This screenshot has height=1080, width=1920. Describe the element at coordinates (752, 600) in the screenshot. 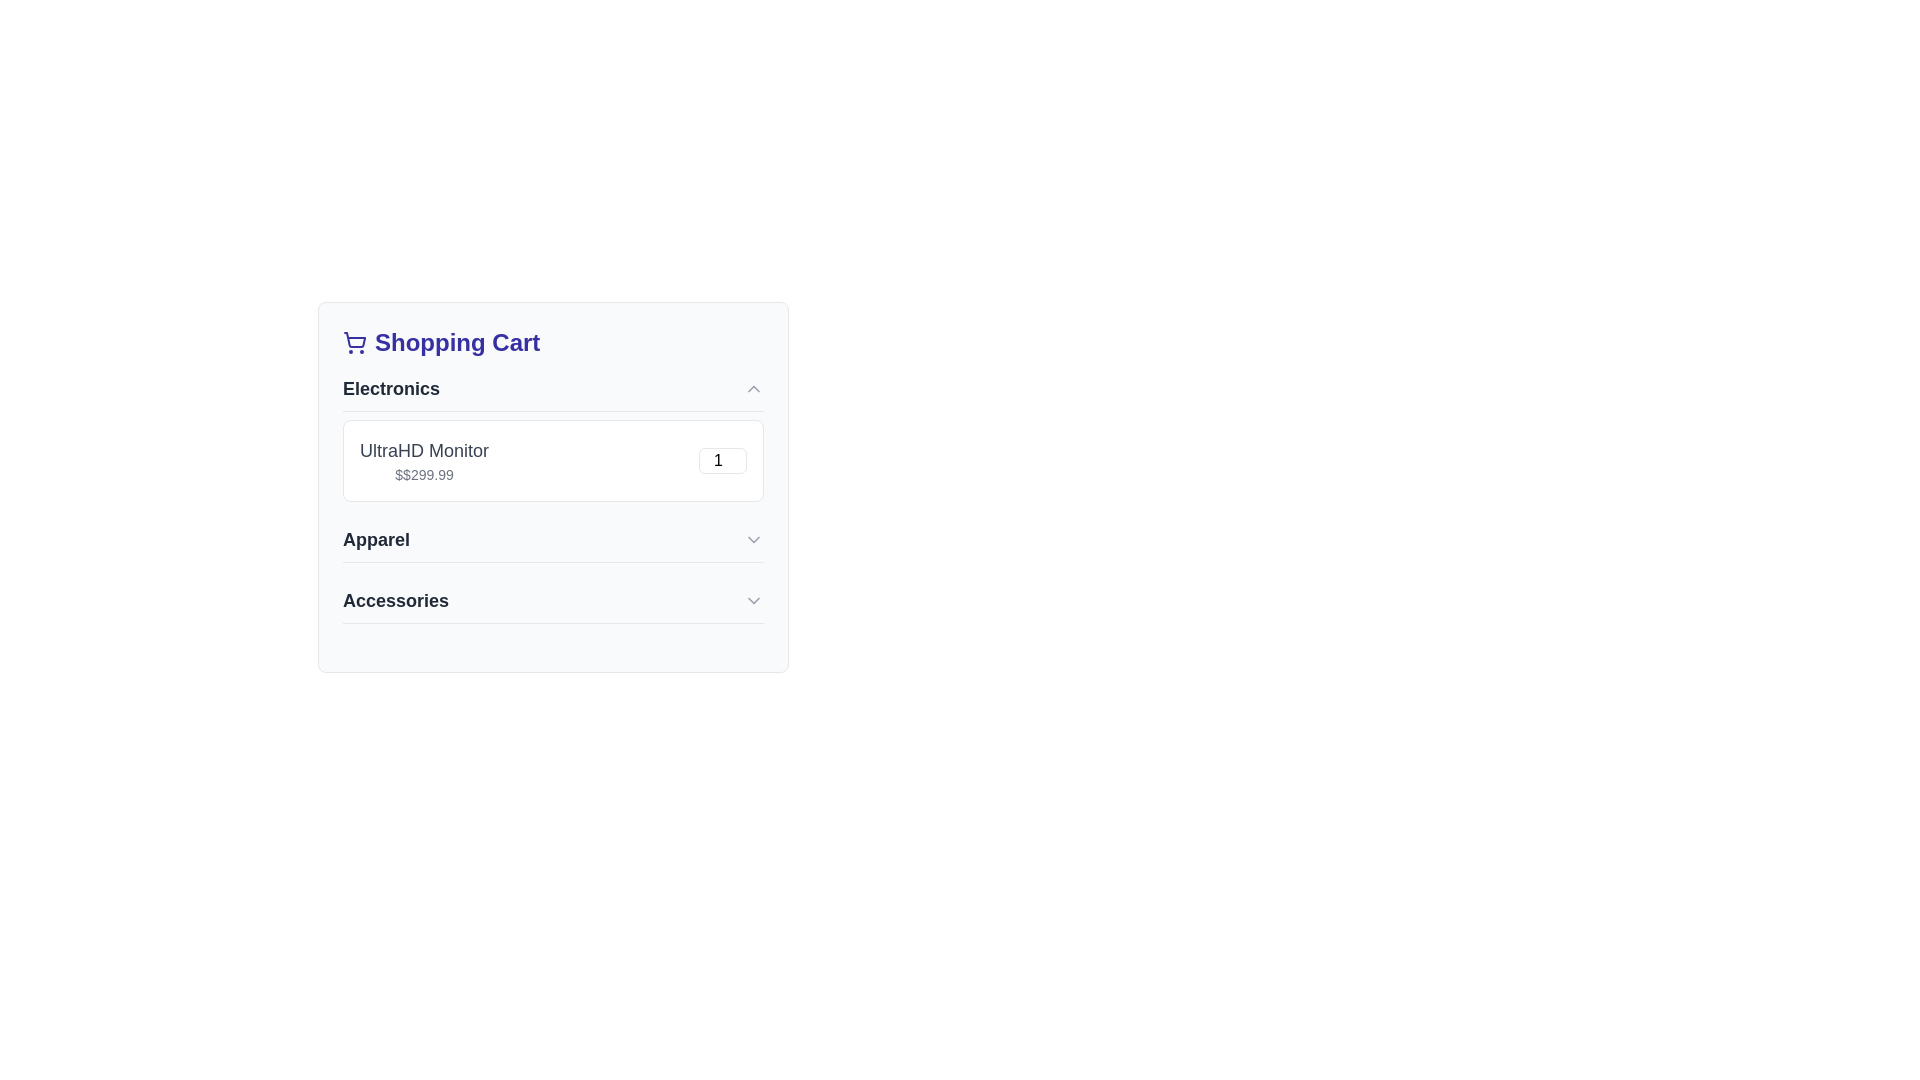

I see `the downward-pointing Chevron icon located to the right of the 'Accessories' label` at that location.